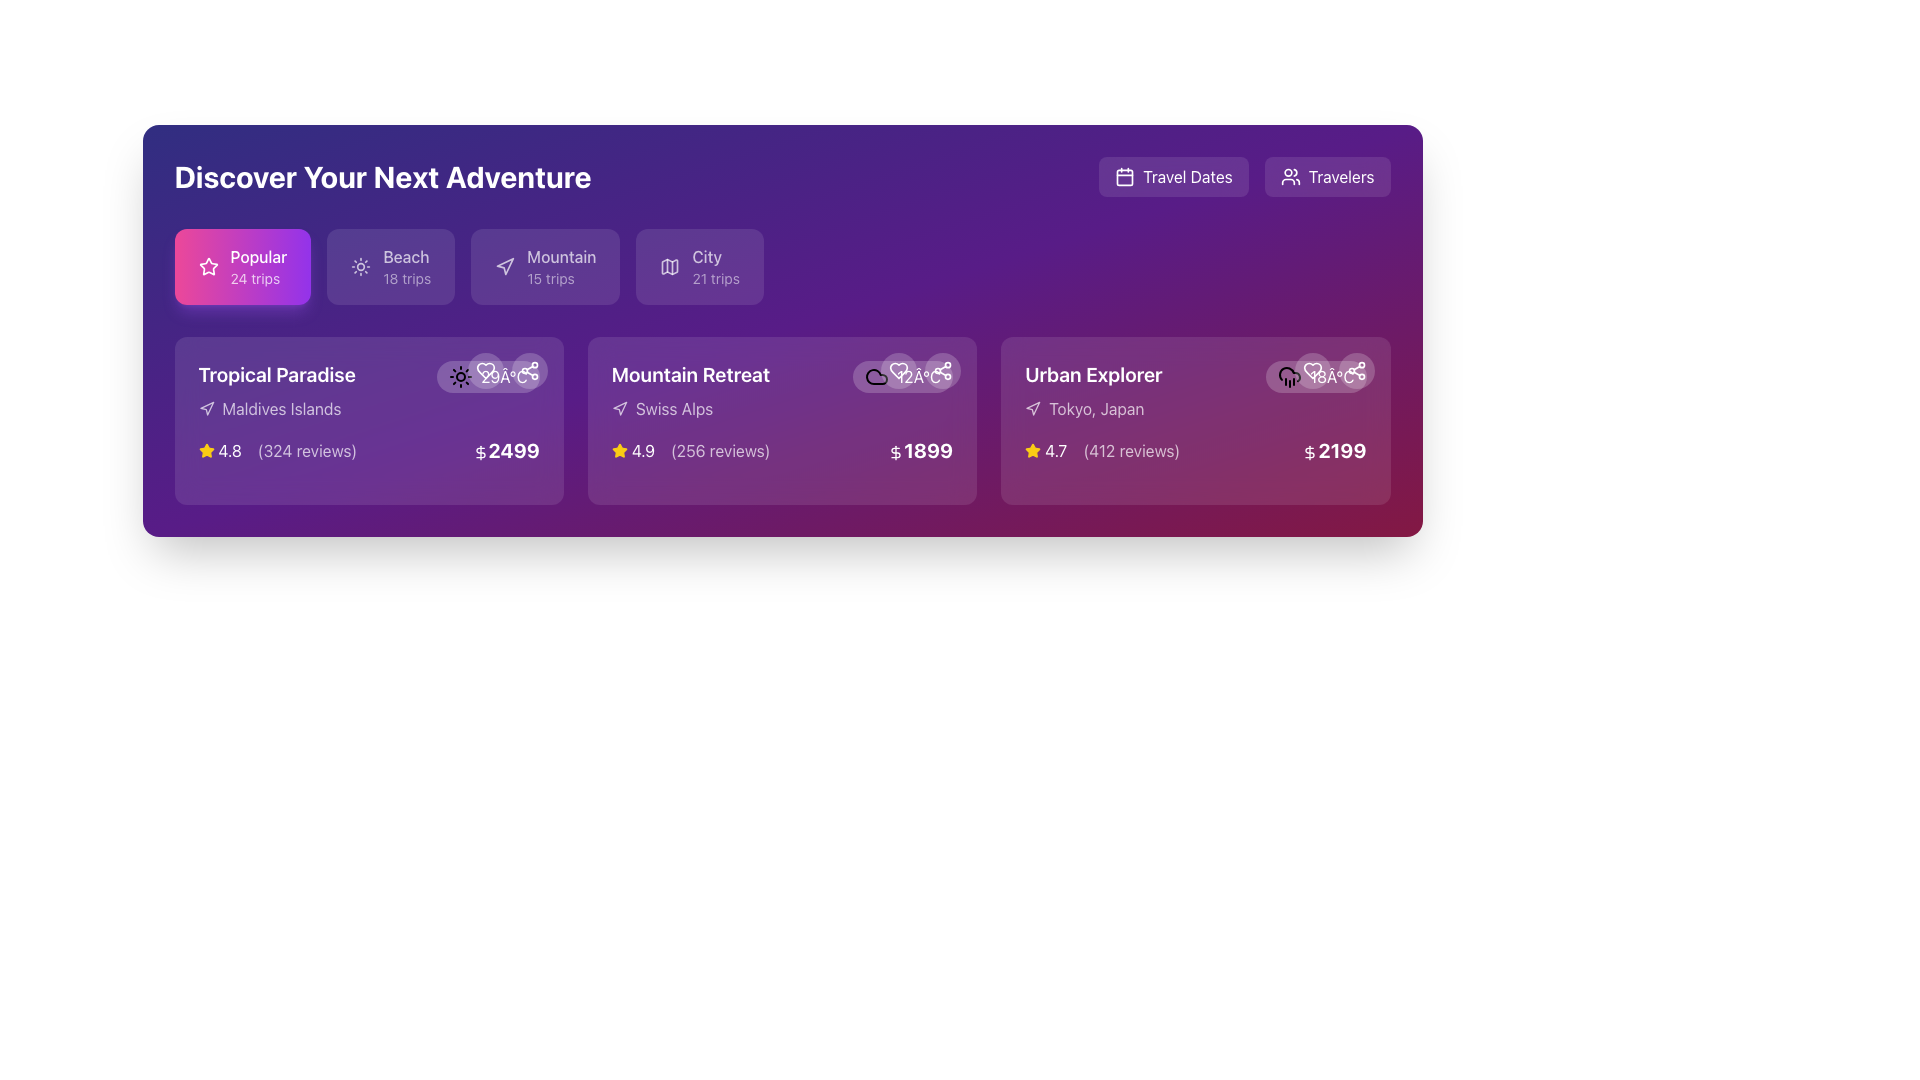 This screenshot has width=1920, height=1080. What do you see at coordinates (220, 451) in the screenshot?
I see `average rating value displayed in the lower-left area of the 'Tropical Paradise' card, near the 'Maldives Islands' text and adjacent to the '(324 reviews)' text` at bounding box center [220, 451].